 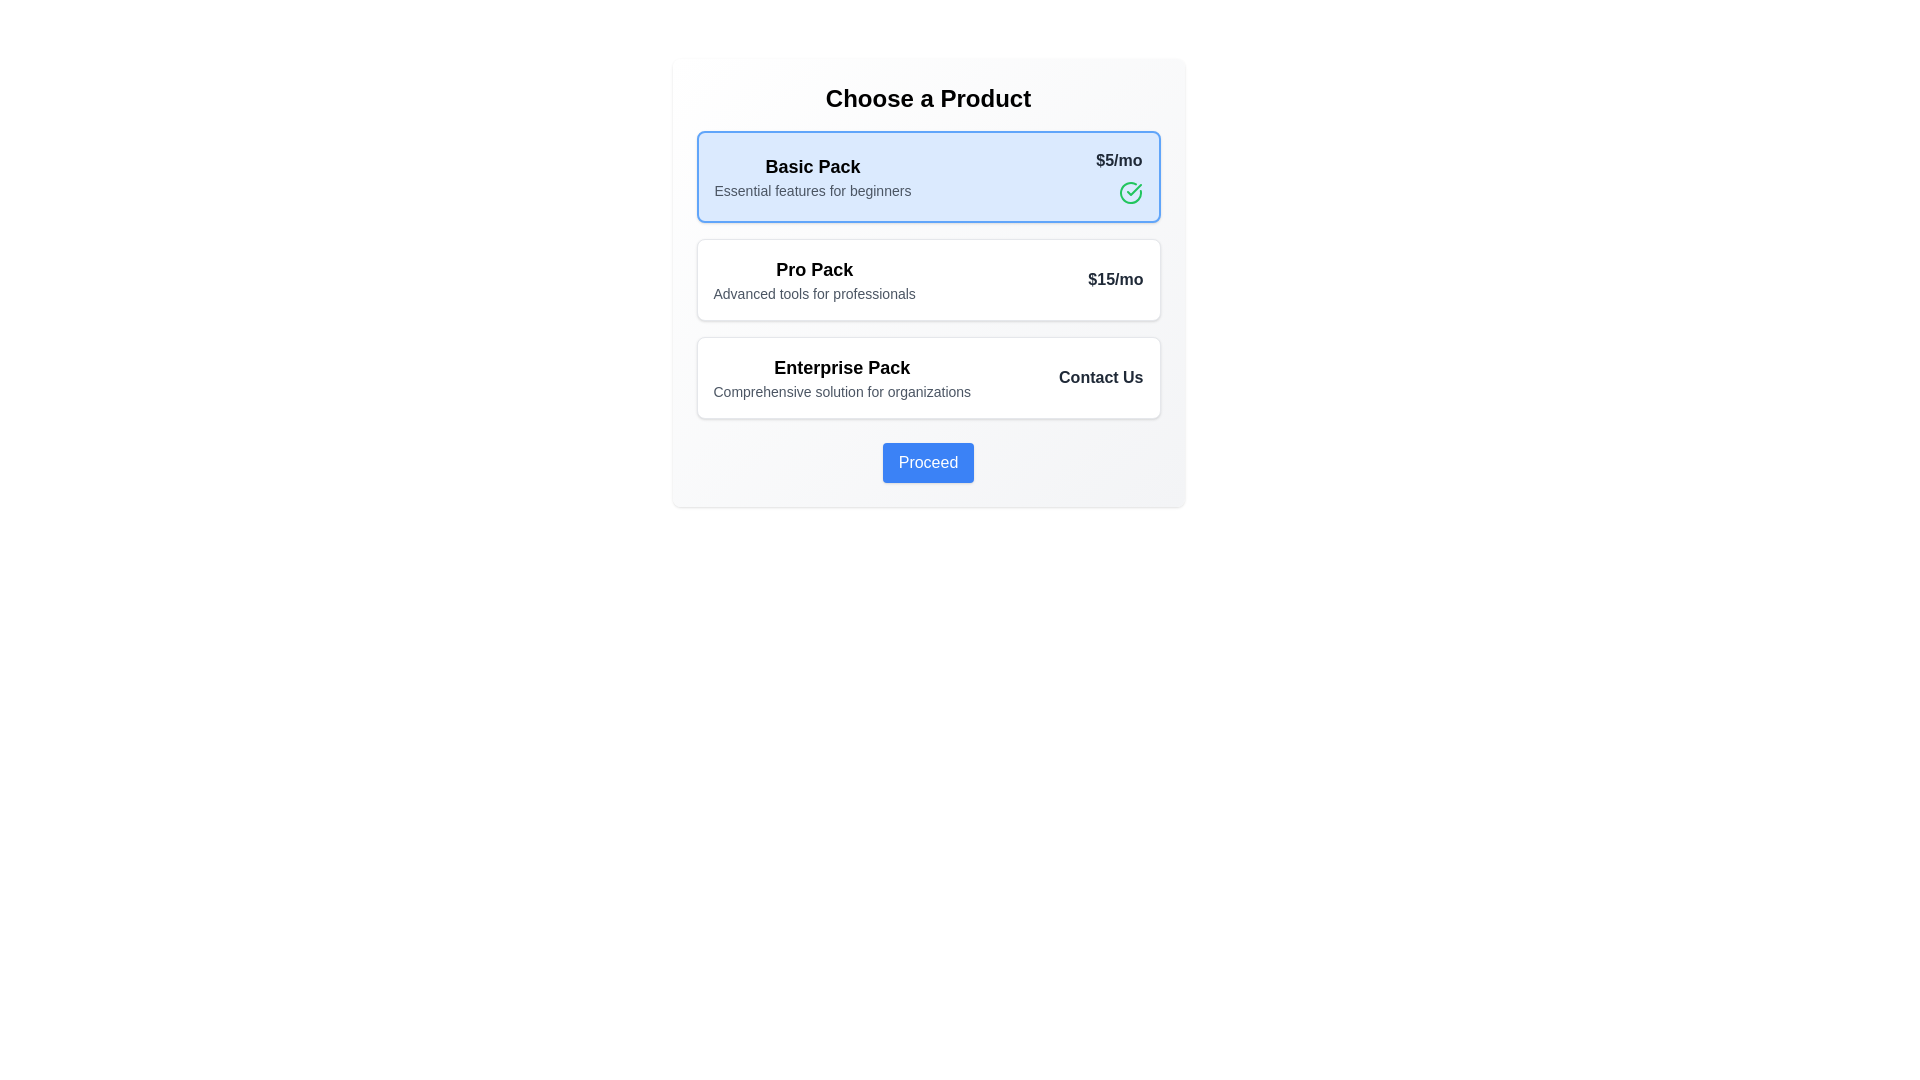 I want to click on the blue 'Proceed' button with white text to observe any hover effects, so click(x=927, y=462).